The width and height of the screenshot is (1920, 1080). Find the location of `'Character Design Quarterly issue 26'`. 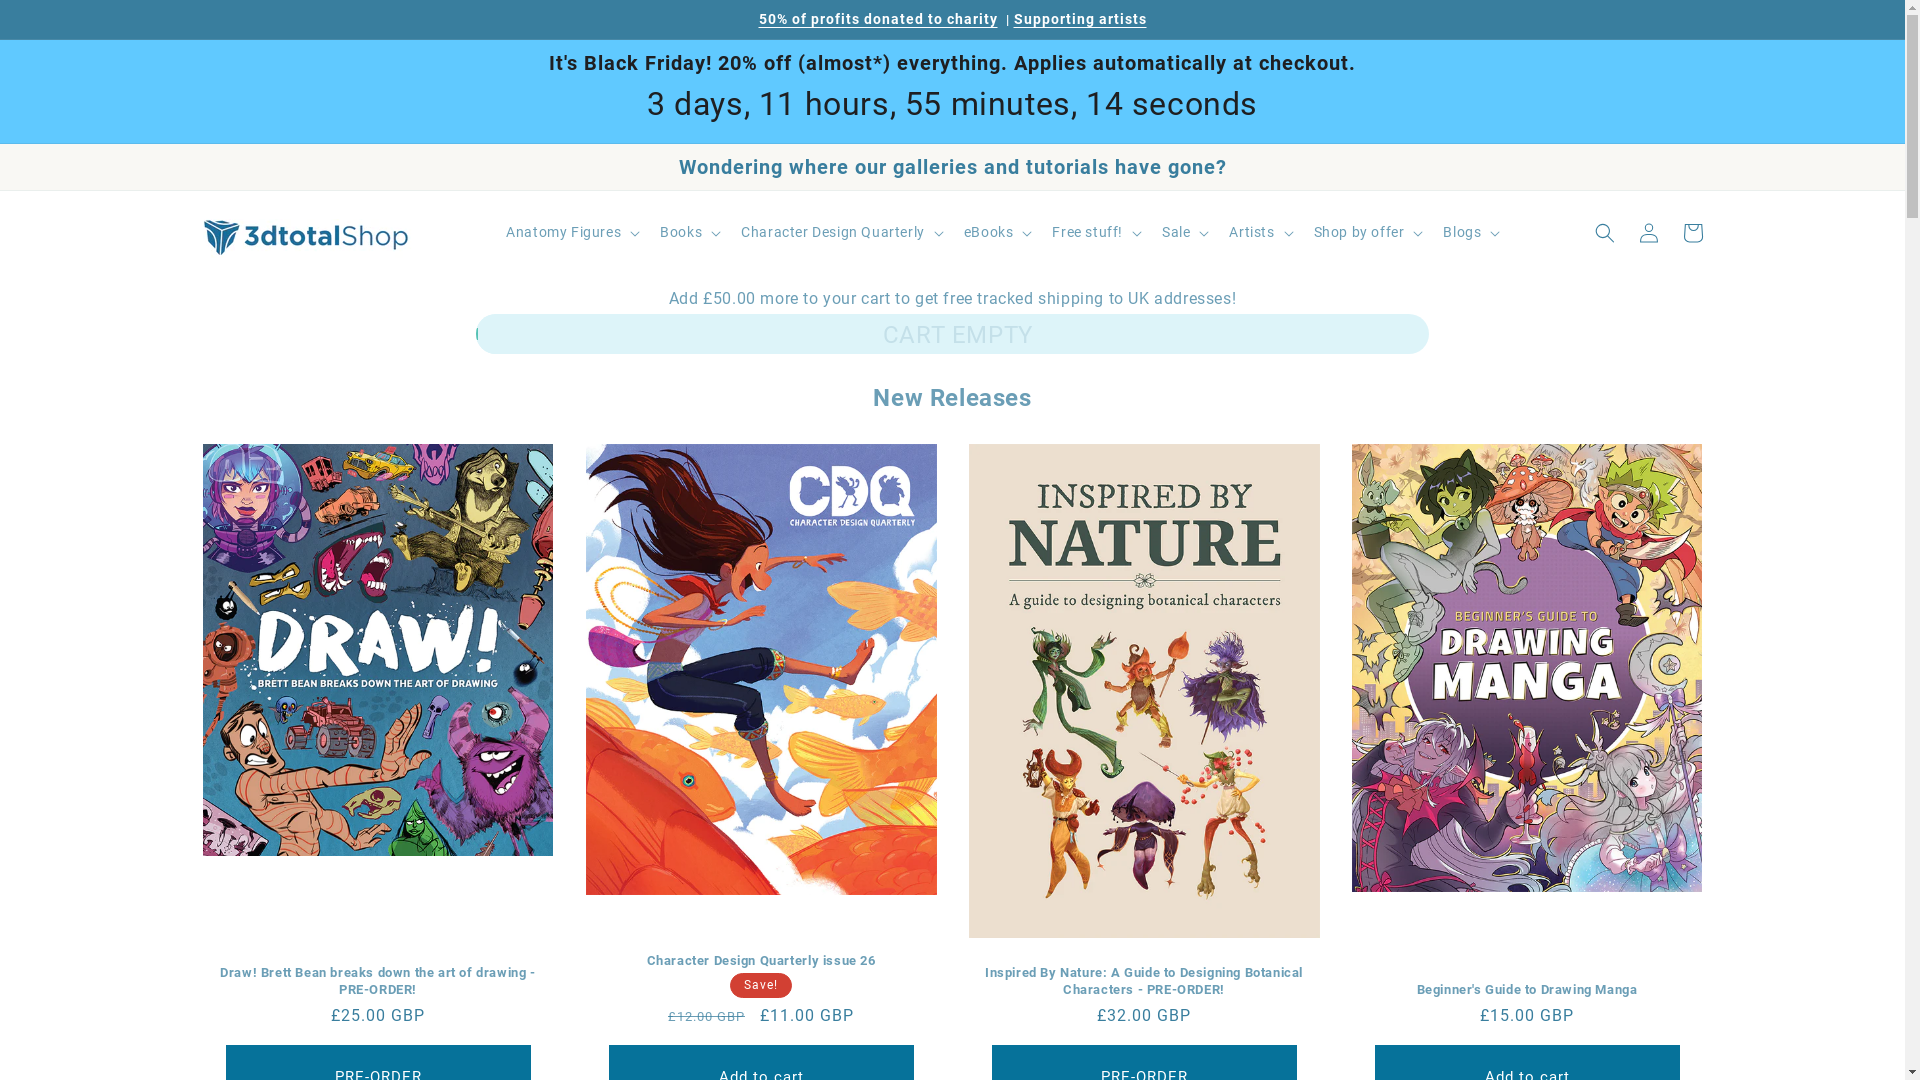

'Character Design Quarterly issue 26' is located at coordinates (760, 960).